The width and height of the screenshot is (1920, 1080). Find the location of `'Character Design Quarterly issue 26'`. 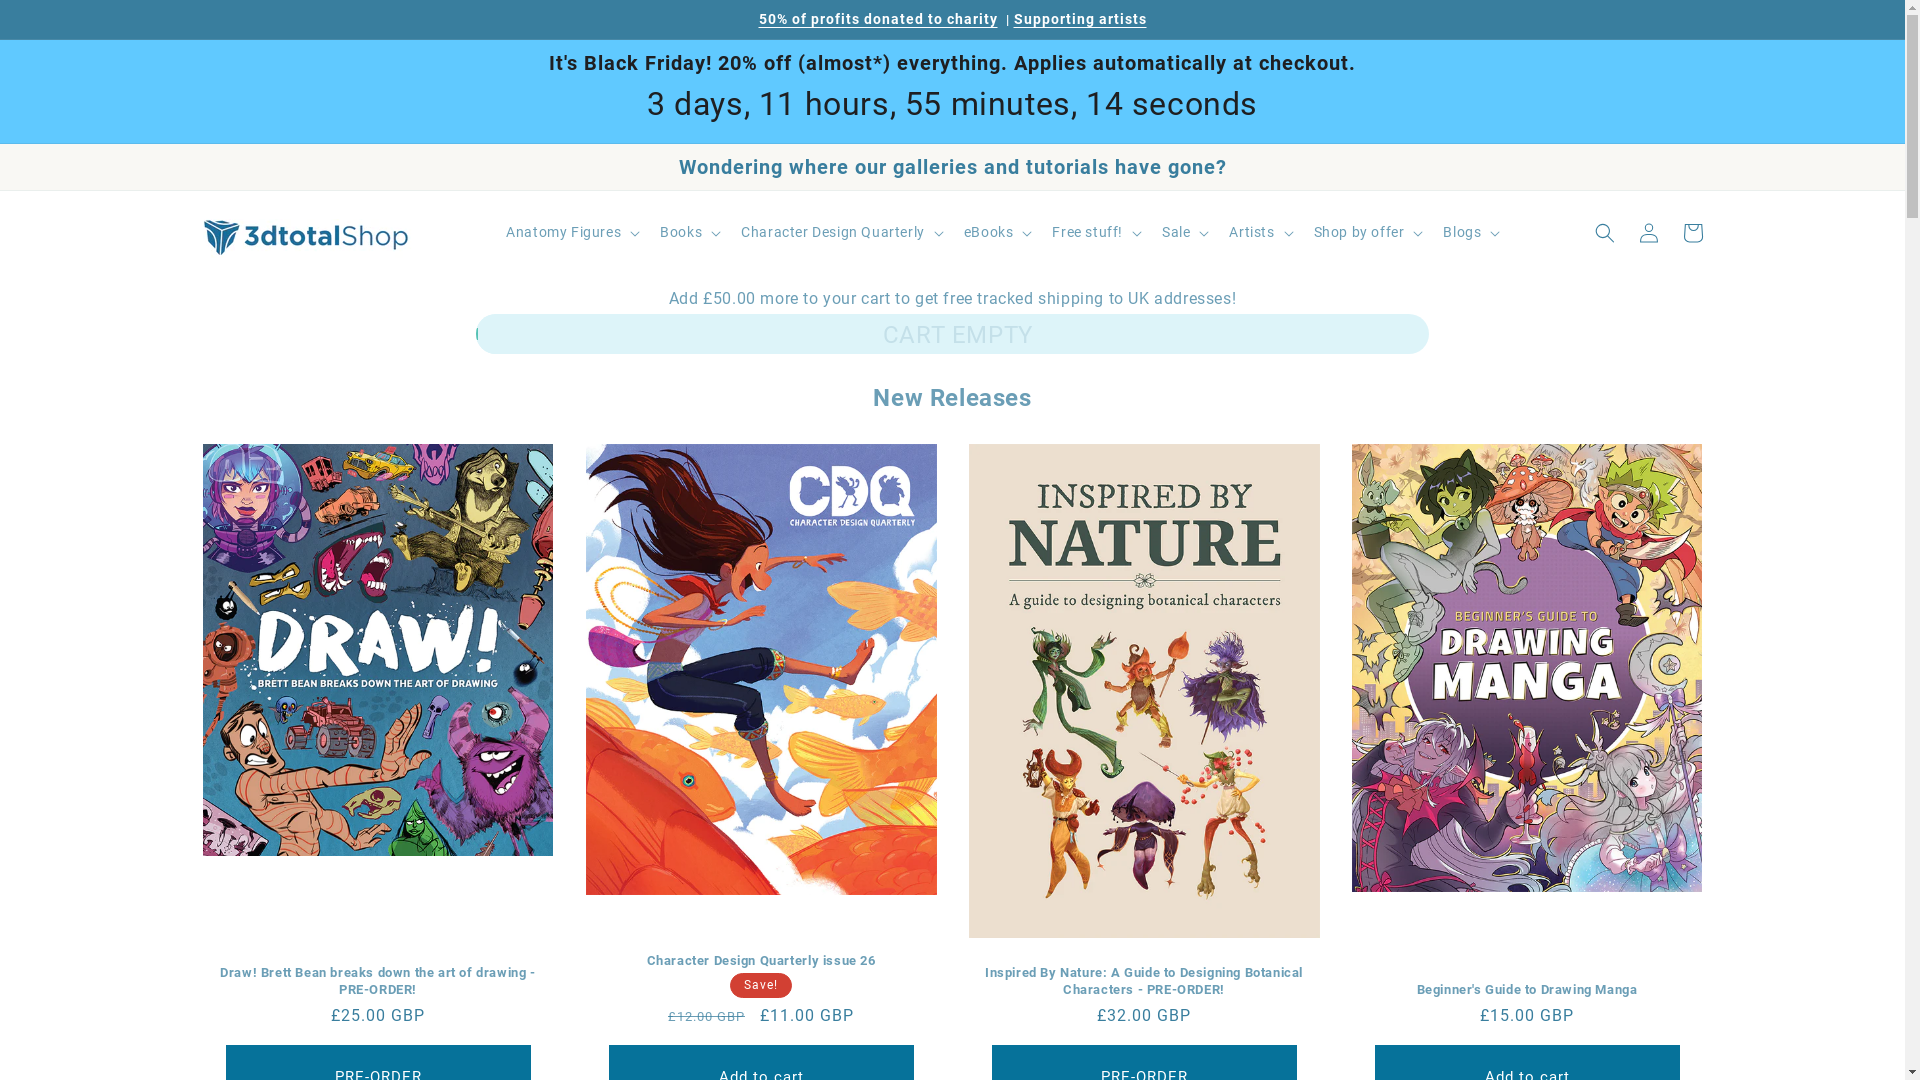

'Character Design Quarterly issue 26' is located at coordinates (760, 960).